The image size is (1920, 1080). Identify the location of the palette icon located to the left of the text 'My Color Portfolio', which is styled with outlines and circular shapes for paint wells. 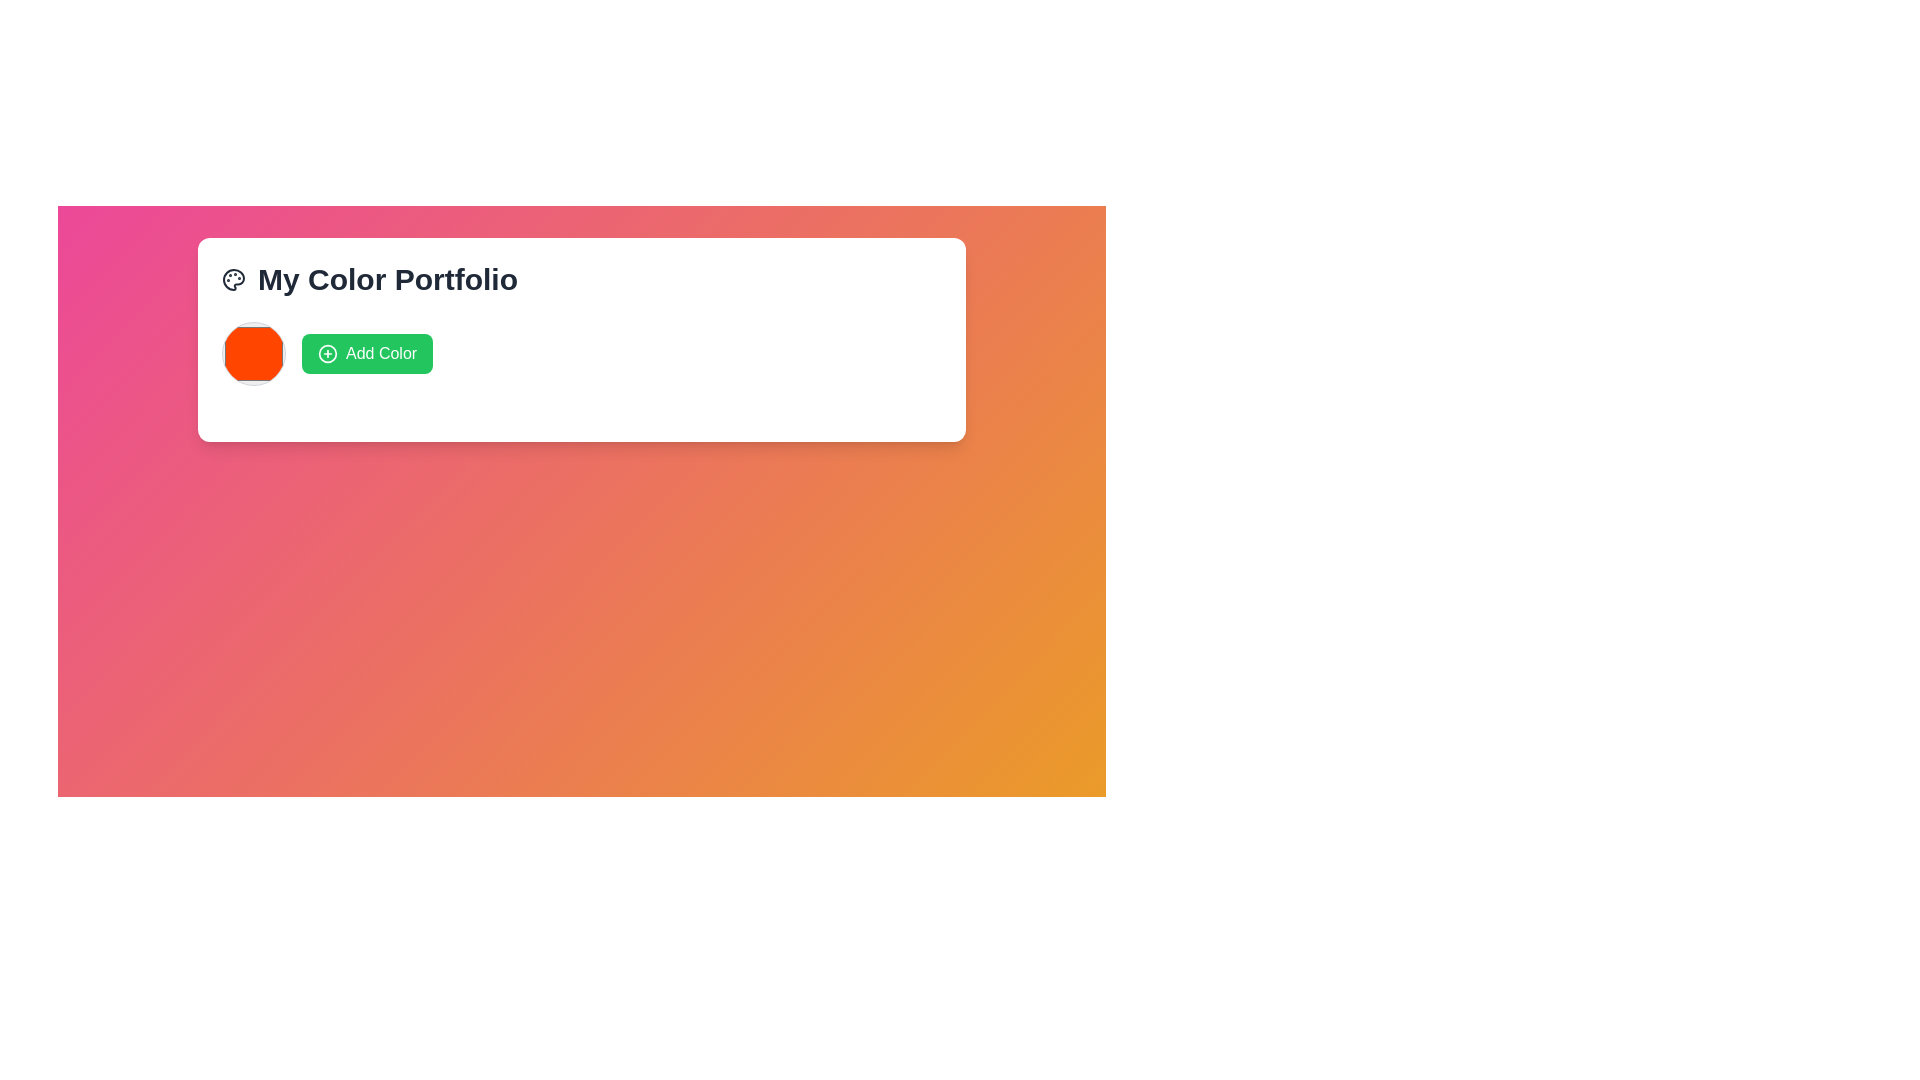
(234, 280).